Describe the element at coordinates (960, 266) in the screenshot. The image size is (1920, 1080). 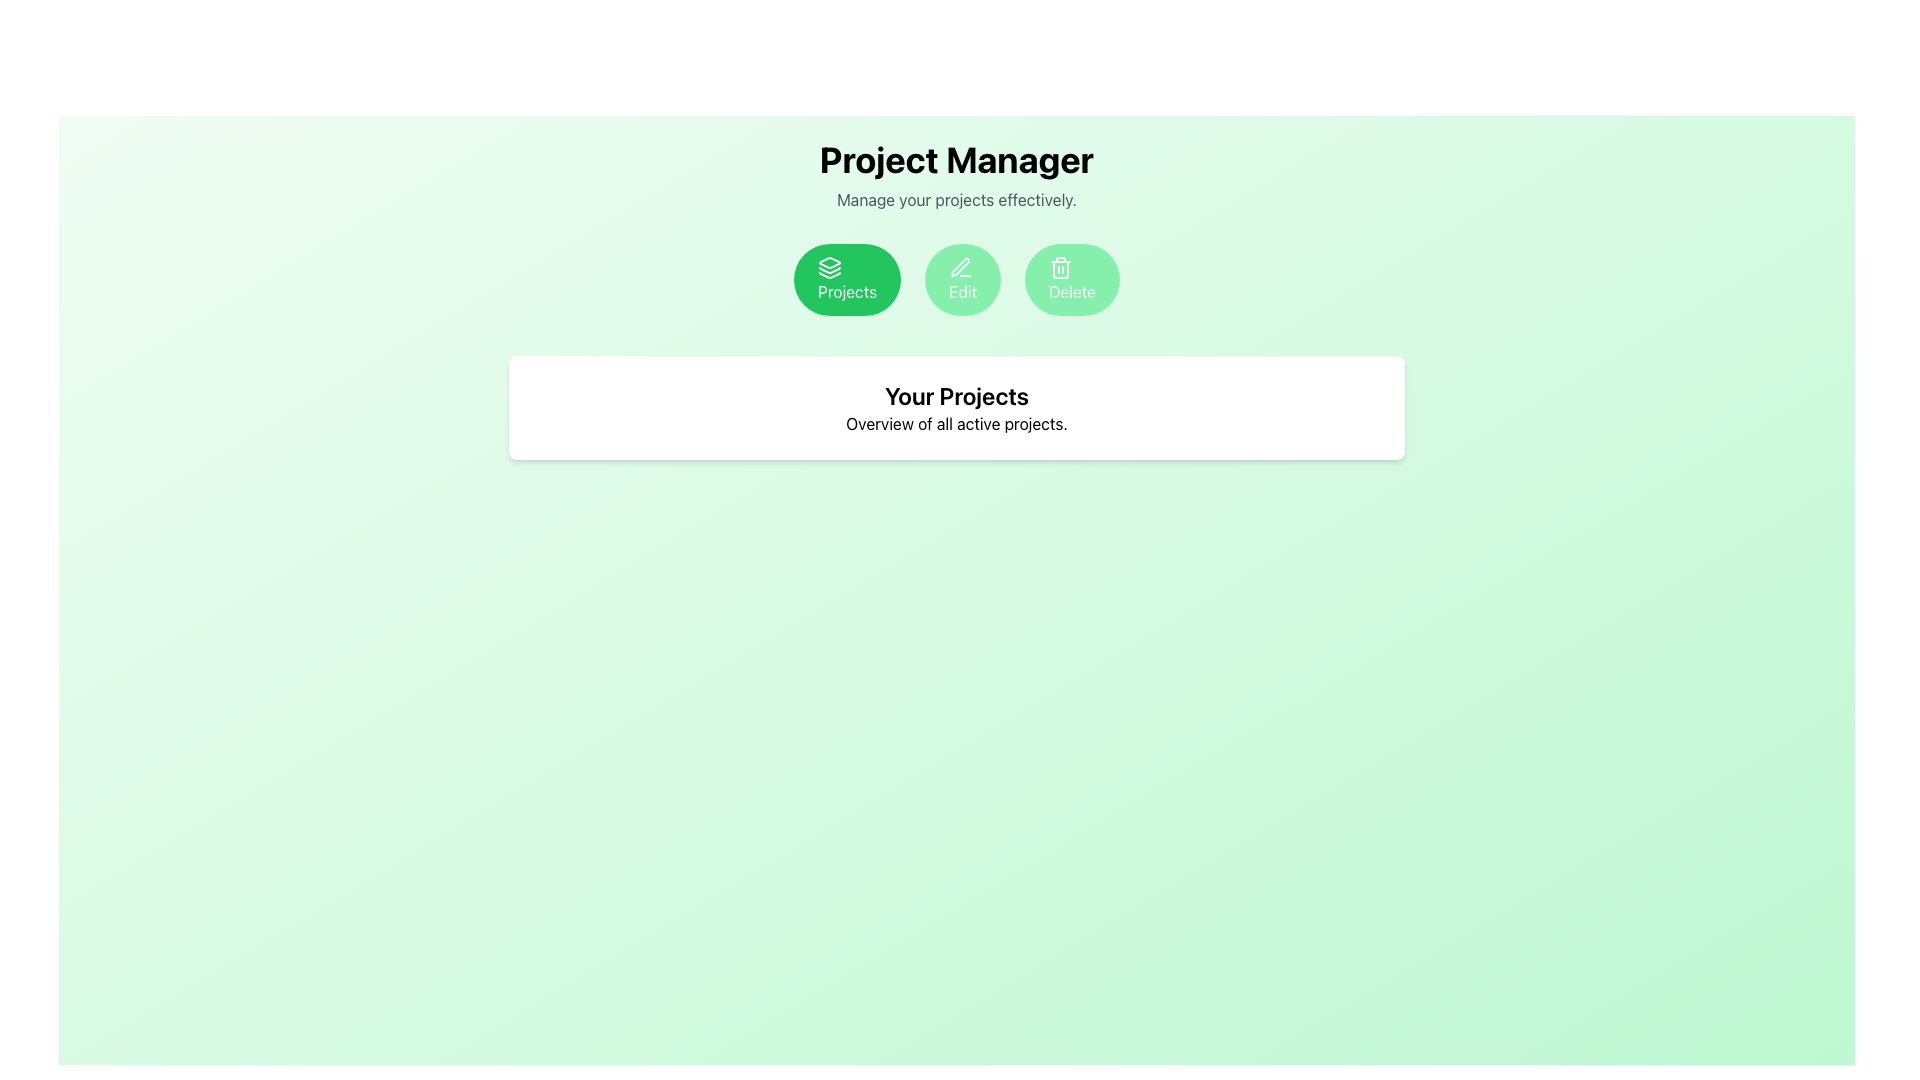
I see `the white pen icon on the green circular 'Edit' button, which is the second of three circular buttons in the central region near the top of the content area` at that location.